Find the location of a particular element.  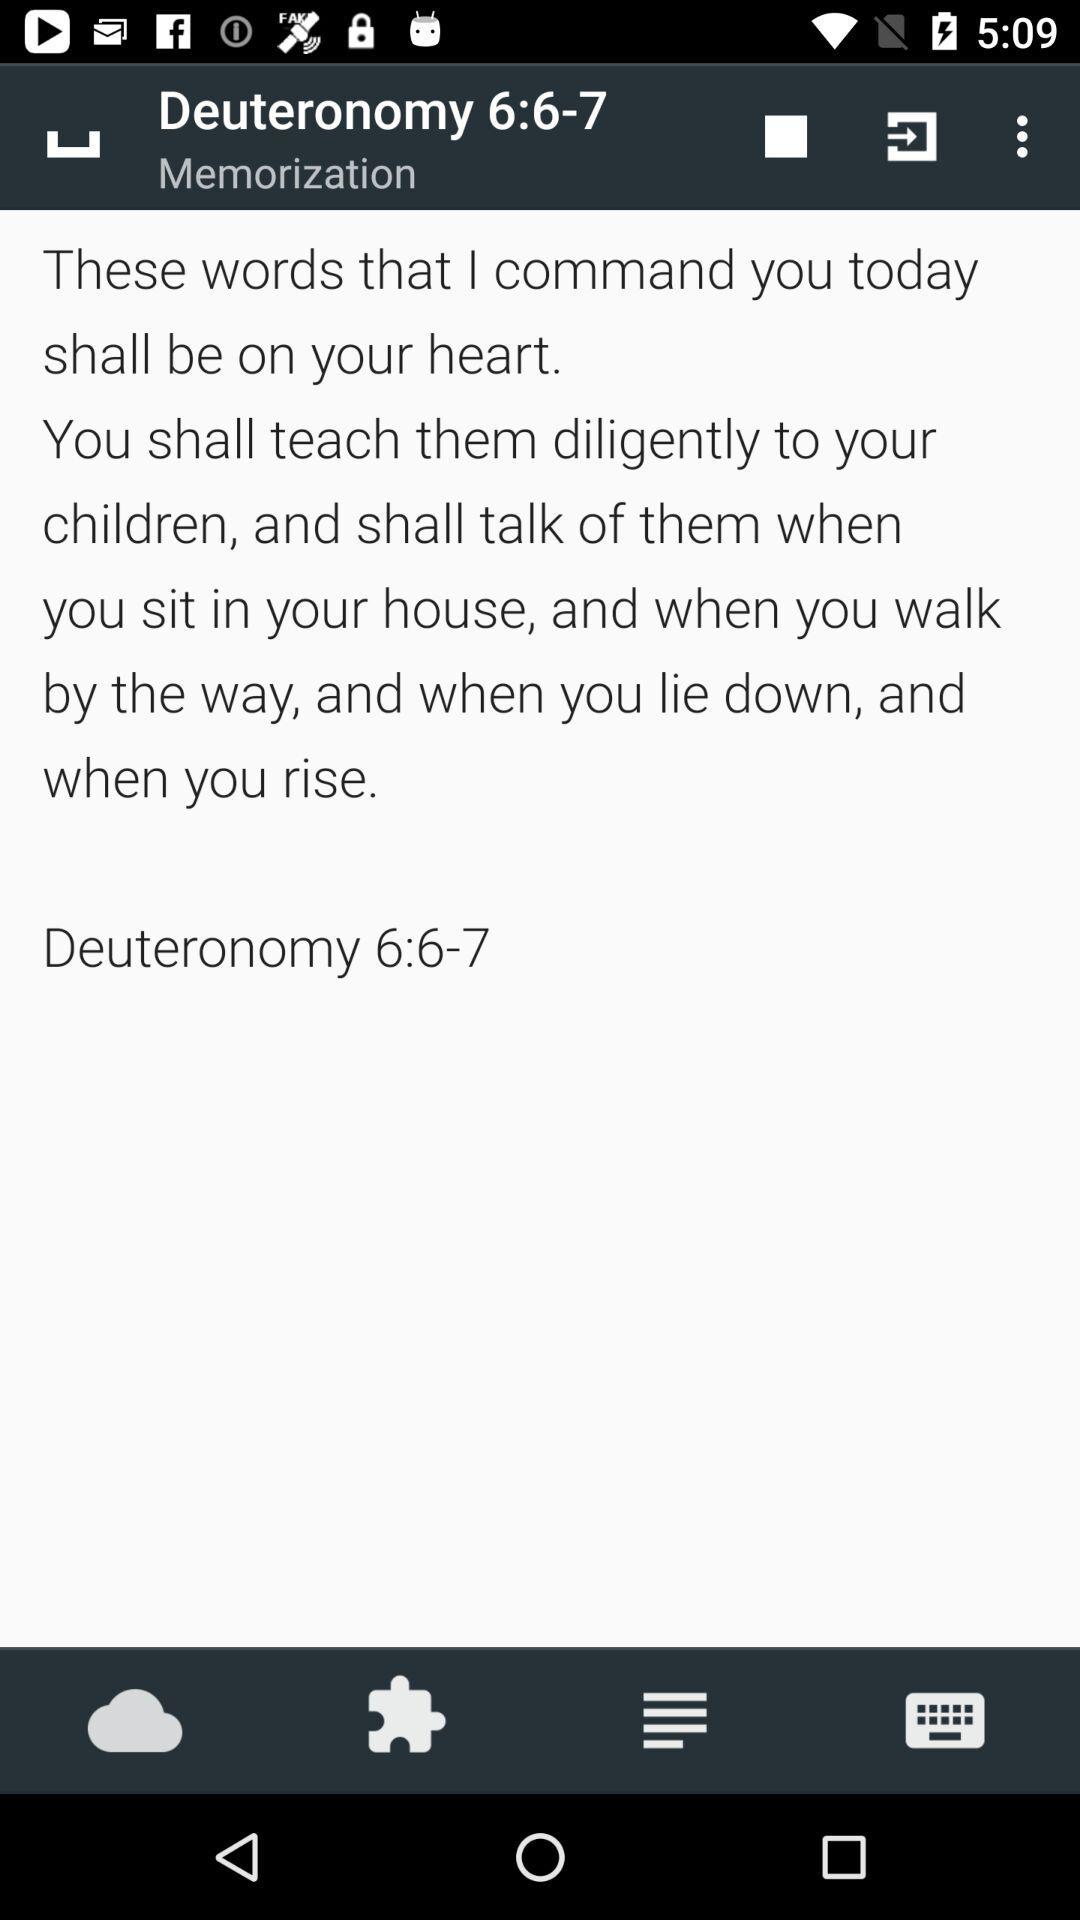

icon at the bottom left corner is located at coordinates (135, 1719).